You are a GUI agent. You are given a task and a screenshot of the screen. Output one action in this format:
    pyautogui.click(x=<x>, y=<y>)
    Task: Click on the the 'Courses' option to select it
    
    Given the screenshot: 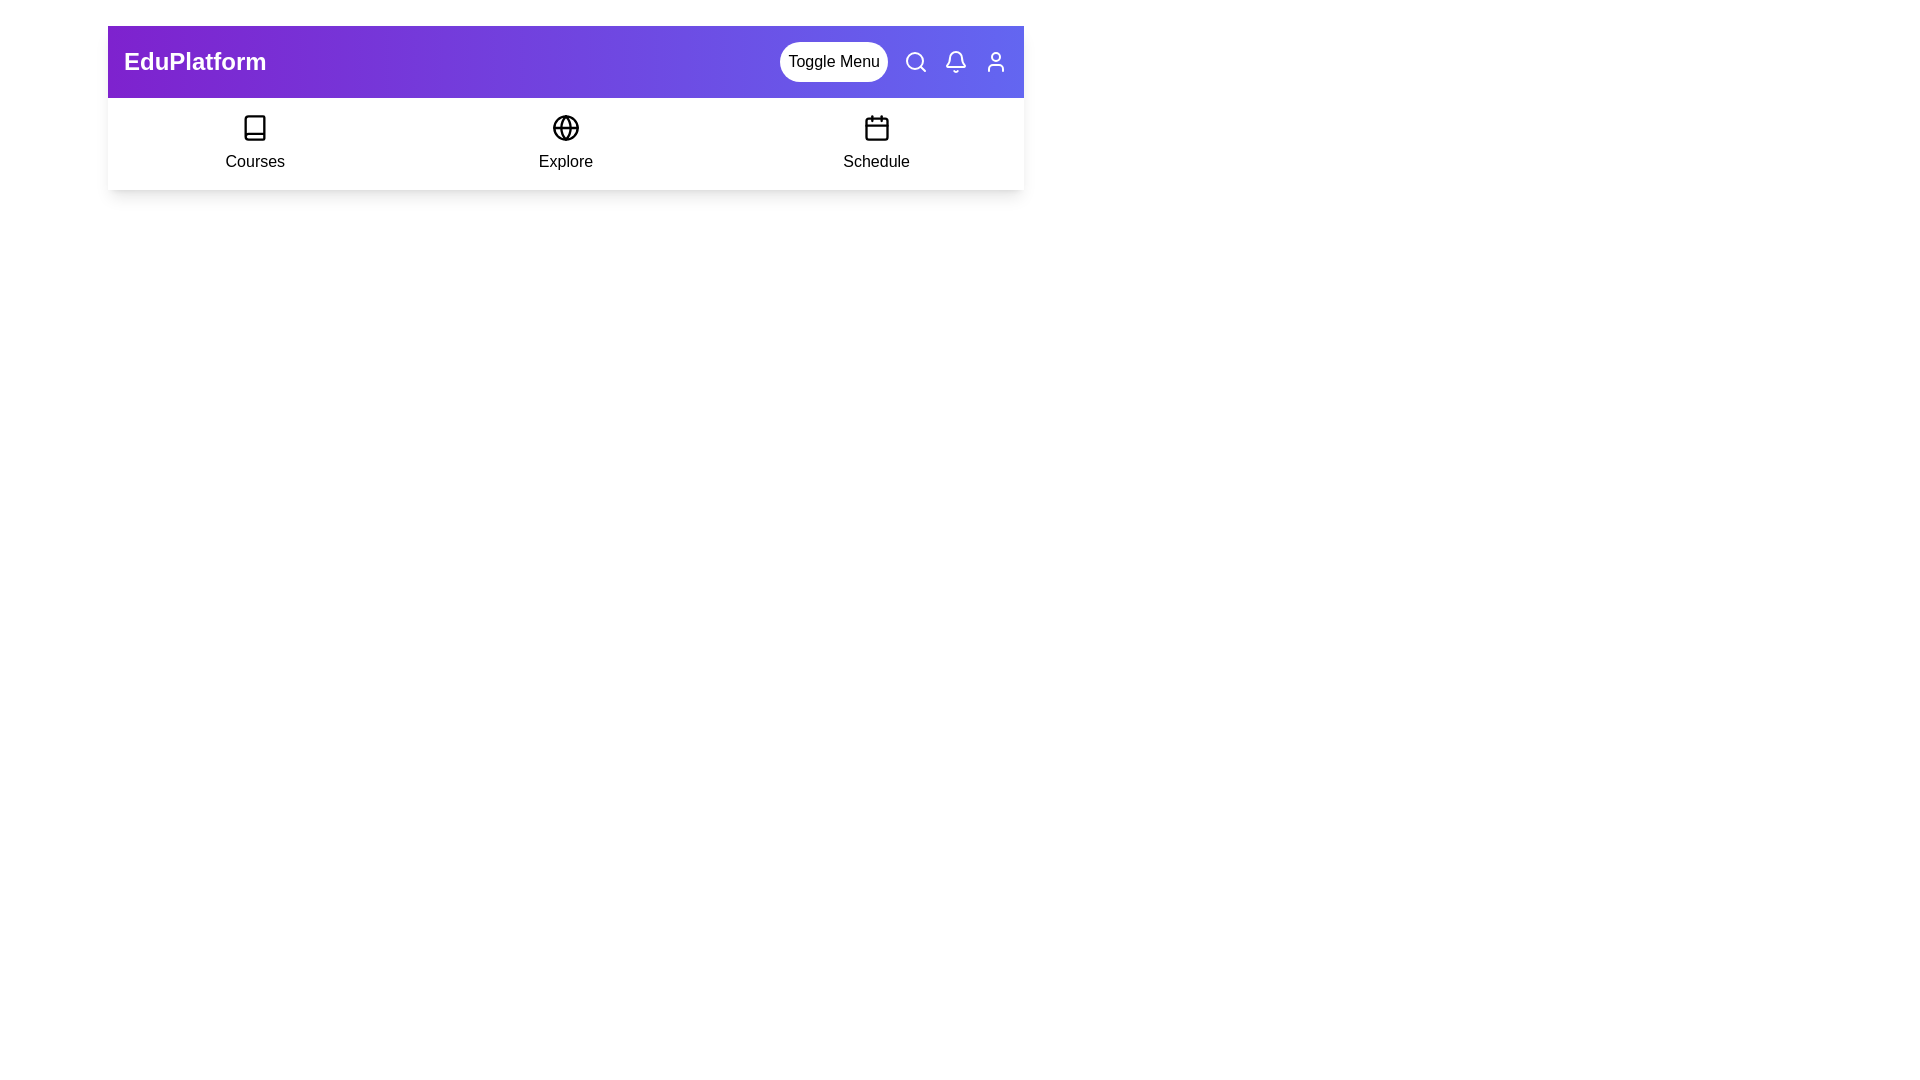 What is the action you would take?
    pyautogui.click(x=253, y=142)
    